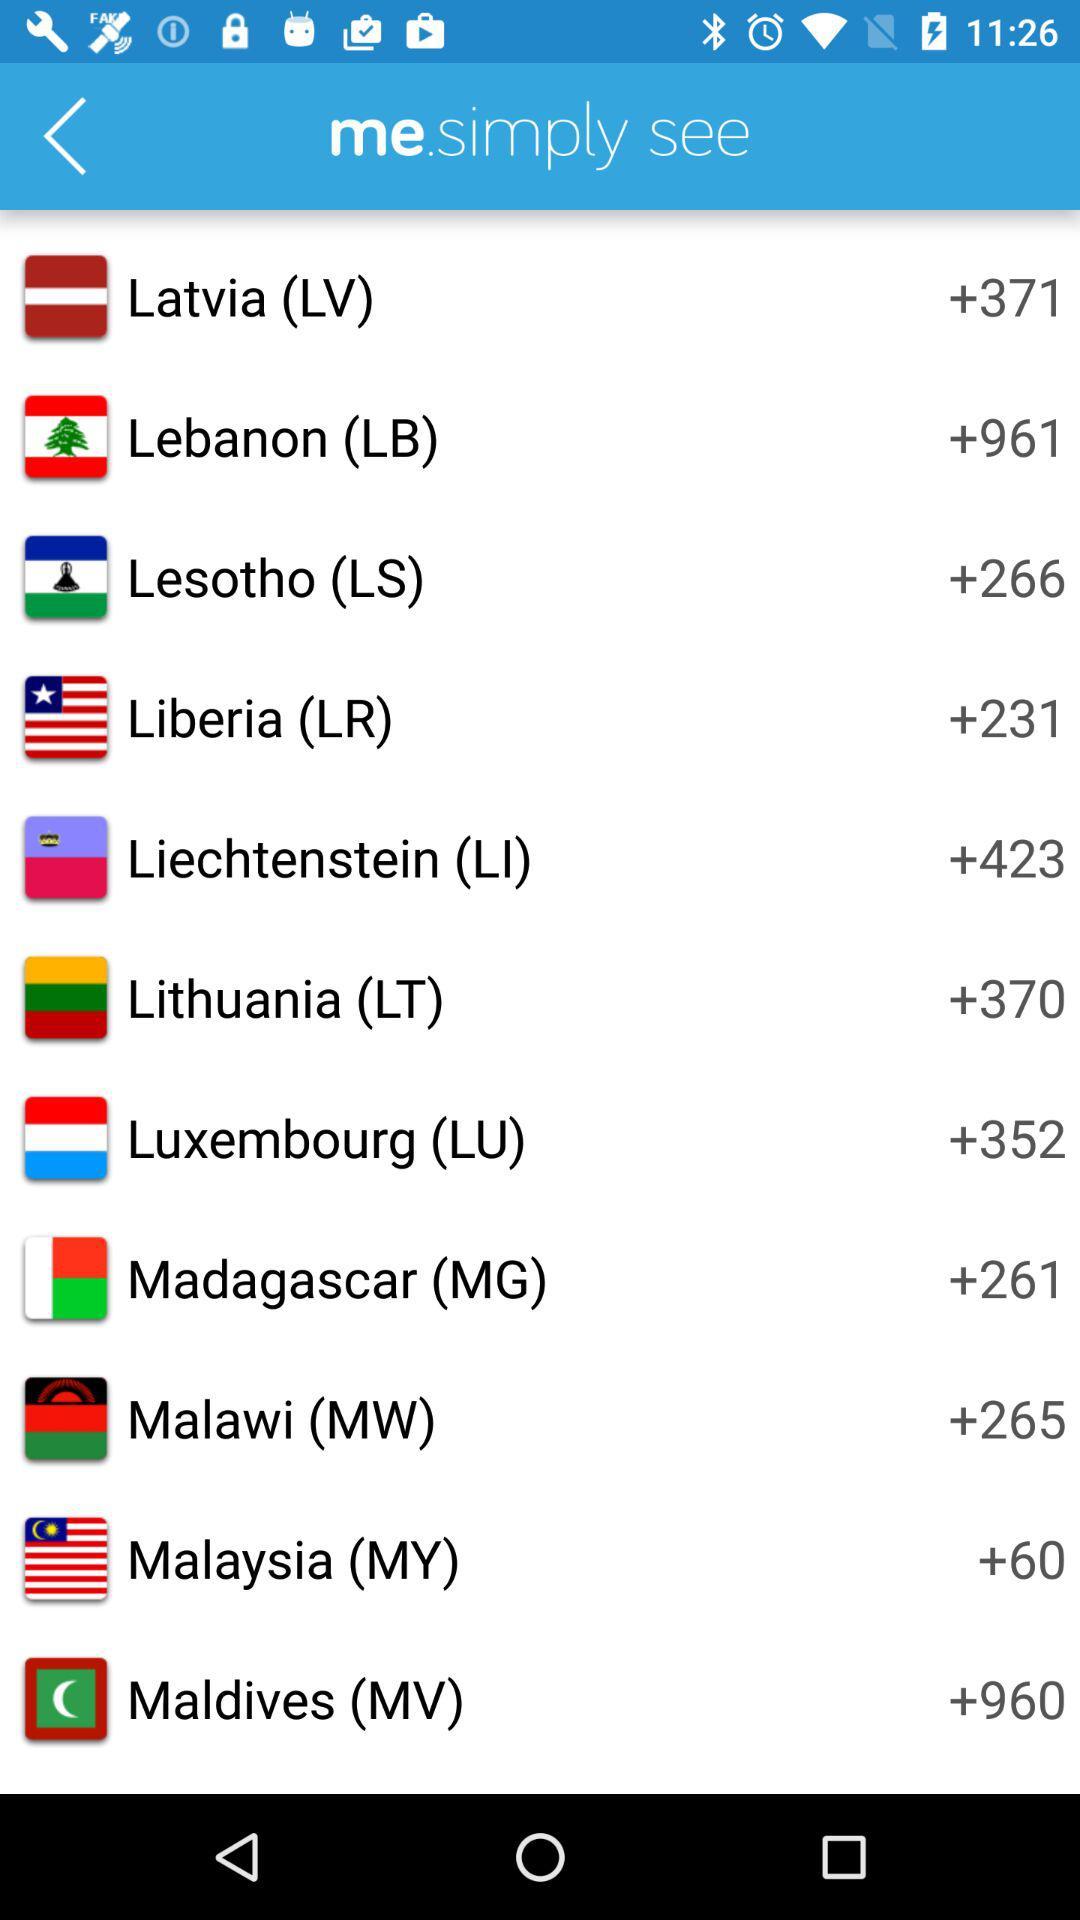 The height and width of the screenshot is (1920, 1080). Describe the element at coordinates (325, 1137) in the screenshot. I see `luxembourg (lu) icon` at that location.